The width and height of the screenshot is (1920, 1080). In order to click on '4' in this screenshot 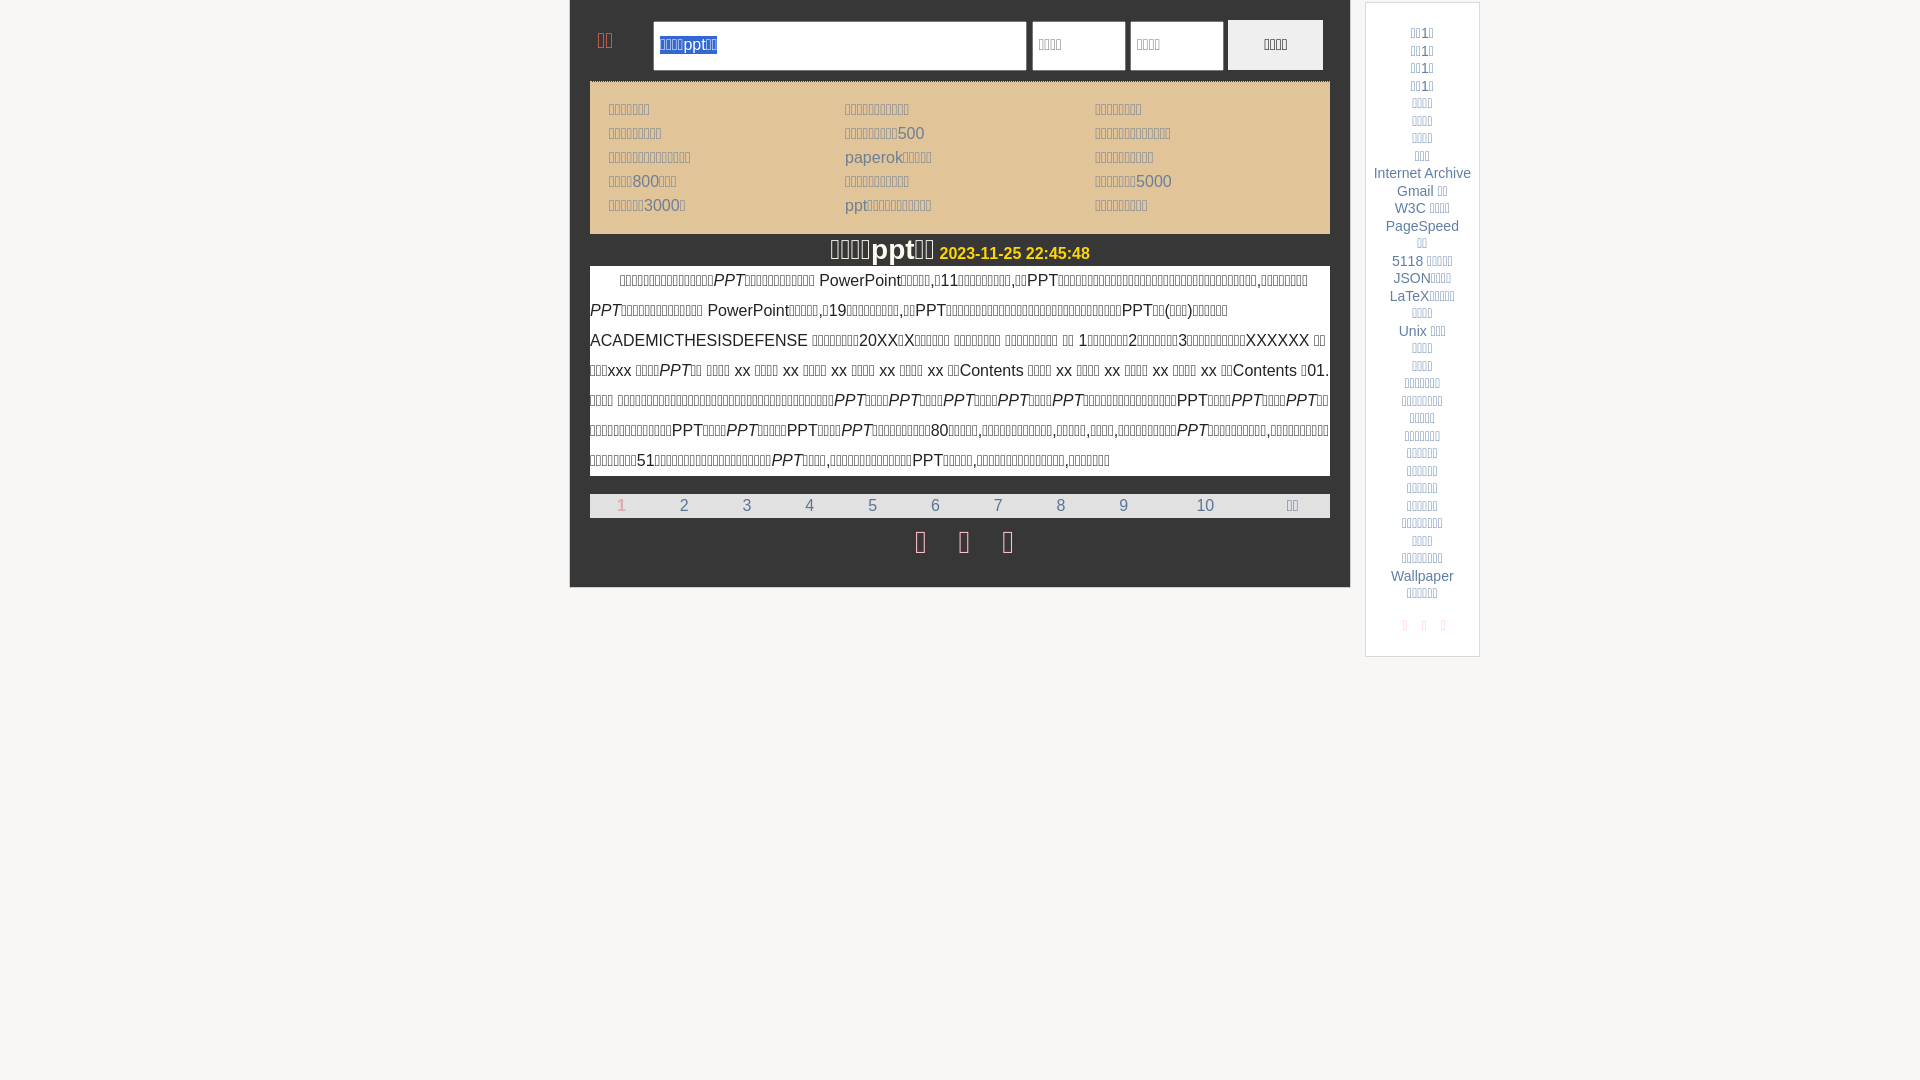, I will do `click(809, 504)`.